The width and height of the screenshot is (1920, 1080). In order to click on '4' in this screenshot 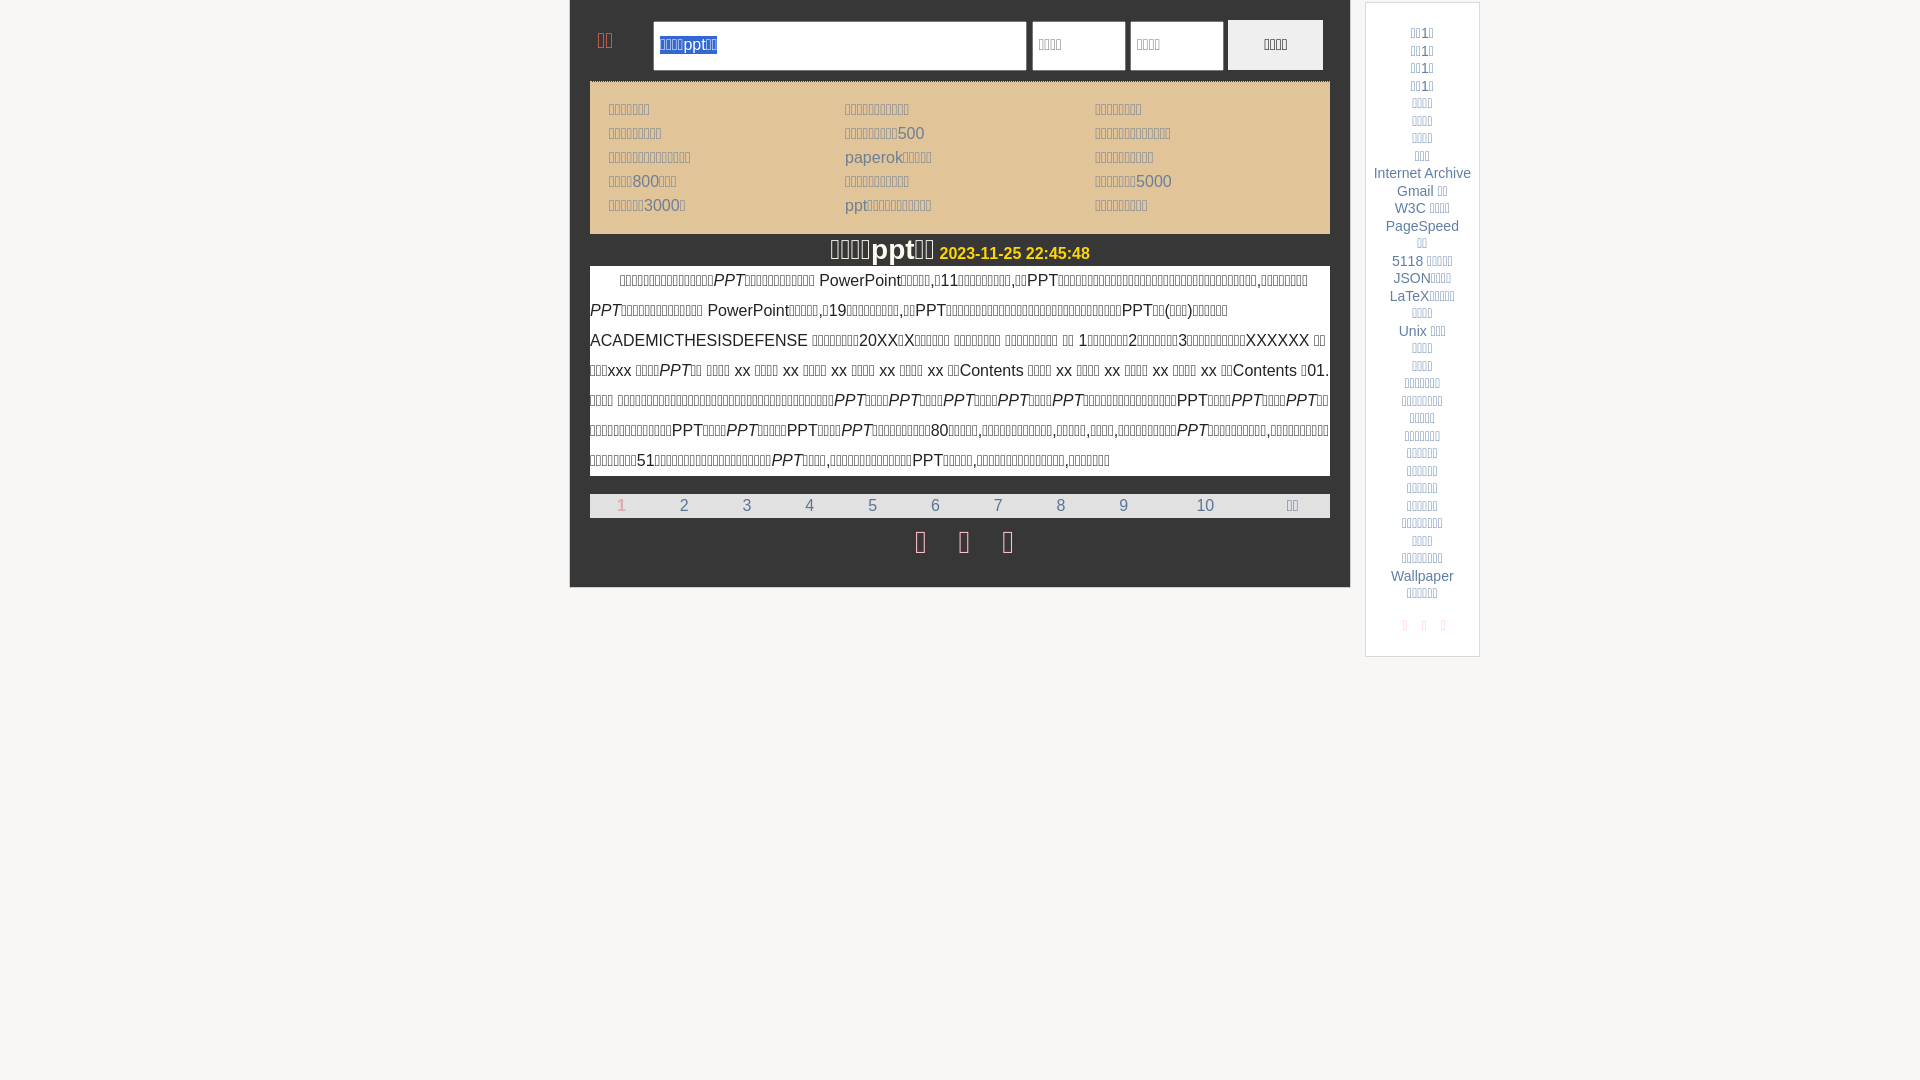, I will do `click(809, 504)`.